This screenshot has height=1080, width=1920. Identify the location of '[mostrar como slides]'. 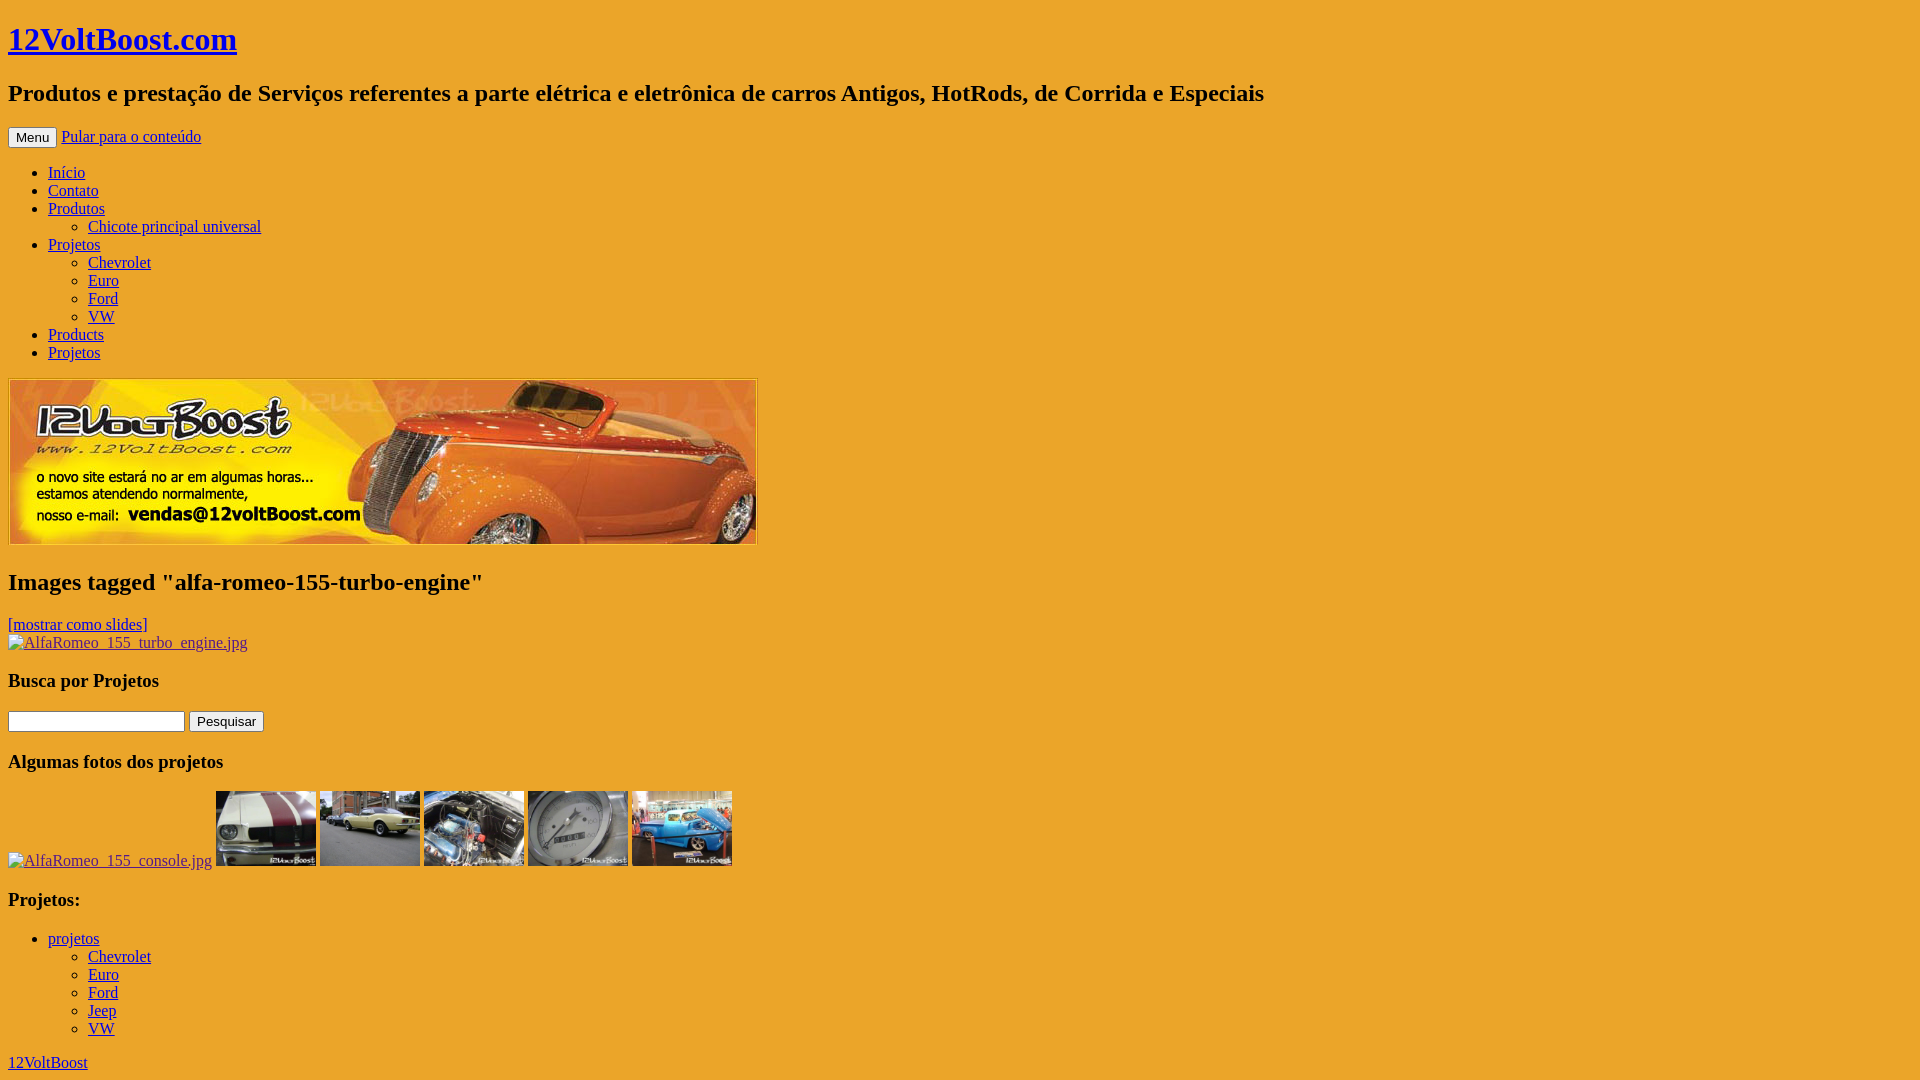
(77, 623).